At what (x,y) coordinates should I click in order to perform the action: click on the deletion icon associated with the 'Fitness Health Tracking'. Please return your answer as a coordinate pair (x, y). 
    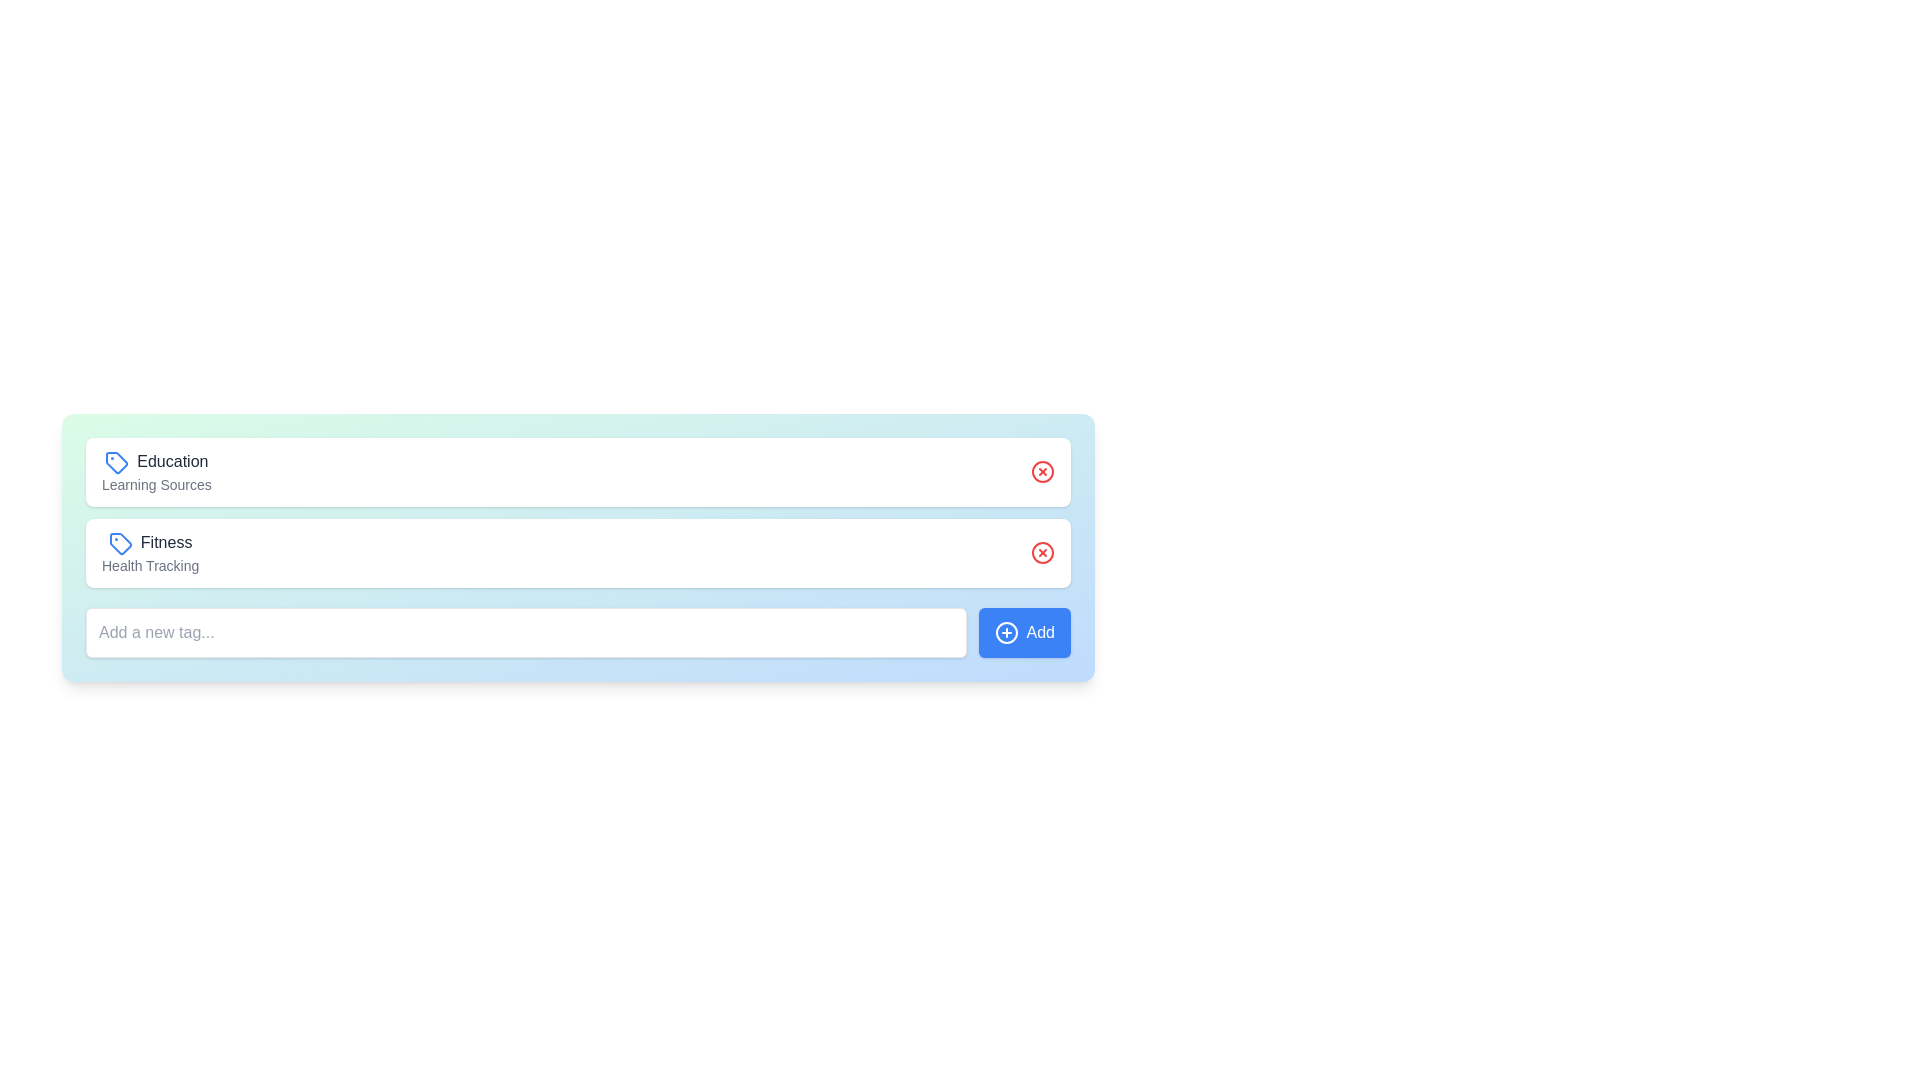
    Looking at the image, I should click on (1041, 471).